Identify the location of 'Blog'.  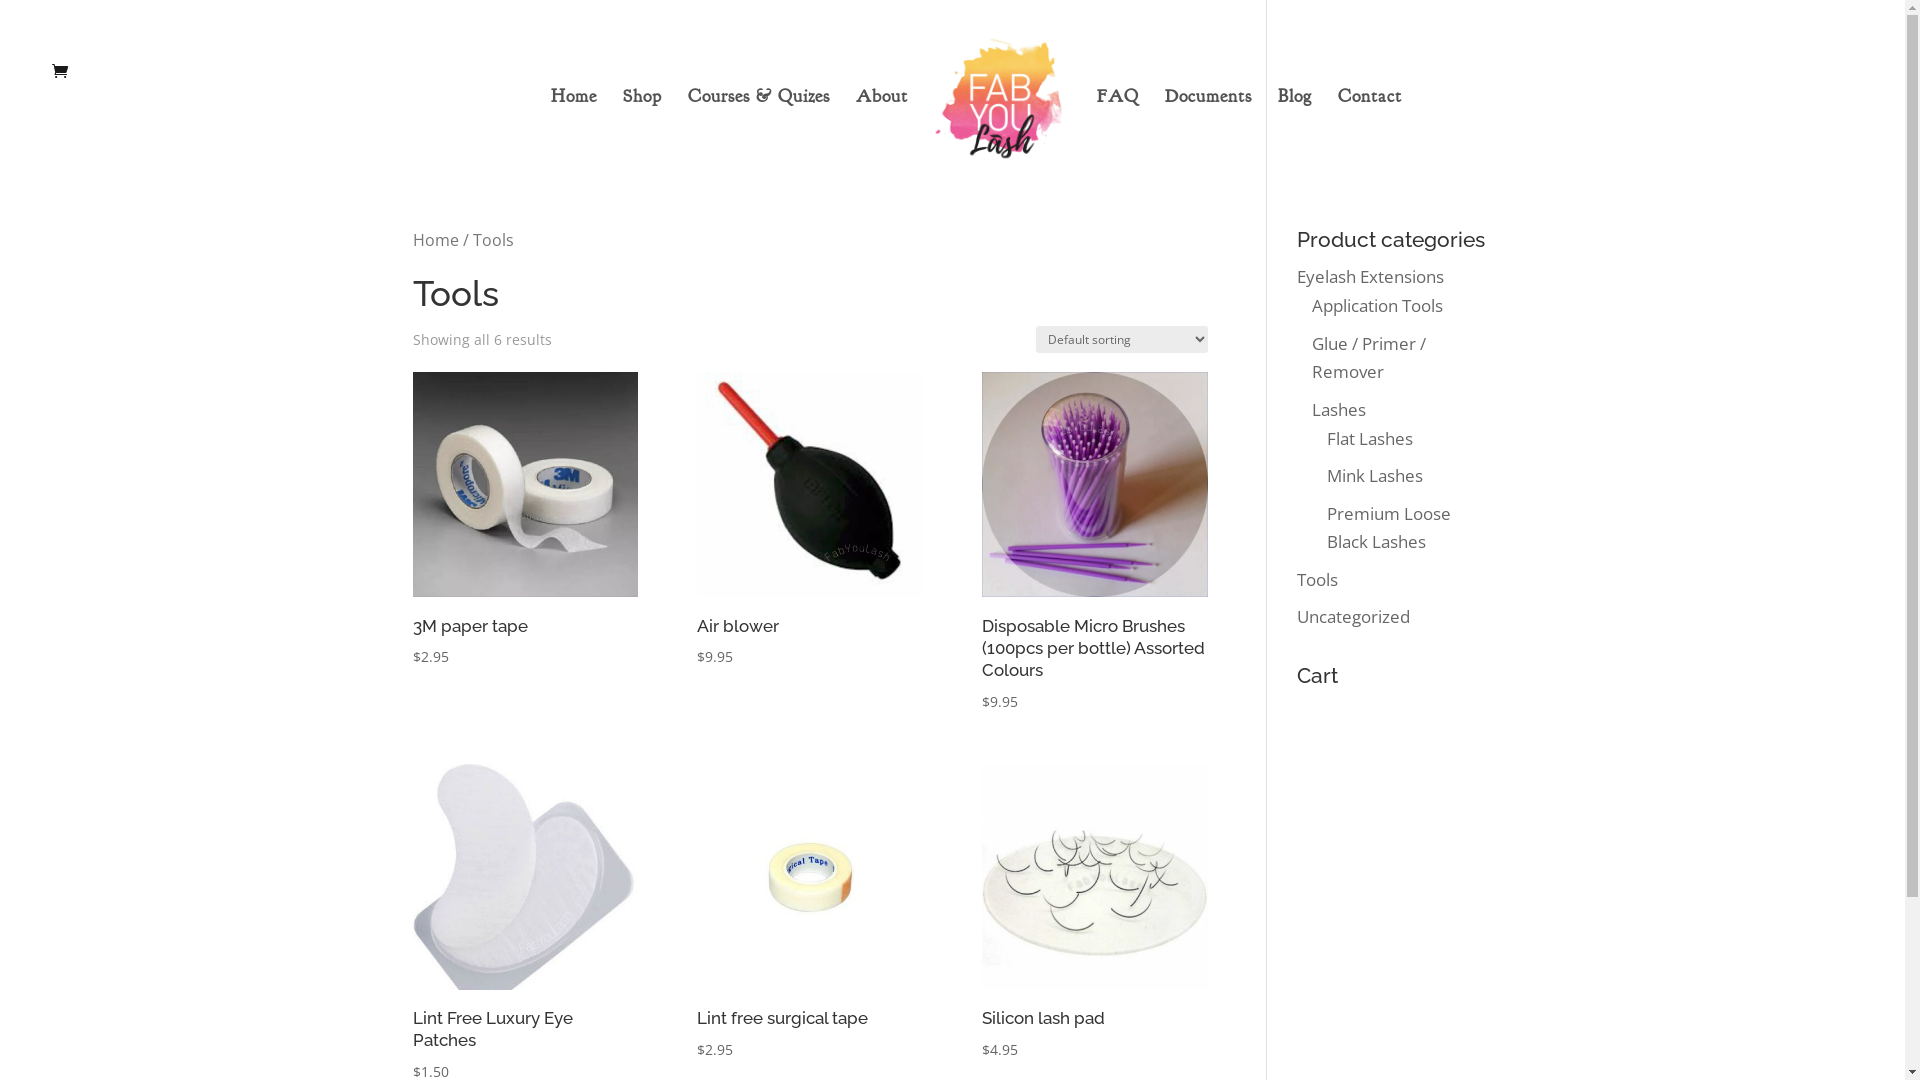
(1295, 129).